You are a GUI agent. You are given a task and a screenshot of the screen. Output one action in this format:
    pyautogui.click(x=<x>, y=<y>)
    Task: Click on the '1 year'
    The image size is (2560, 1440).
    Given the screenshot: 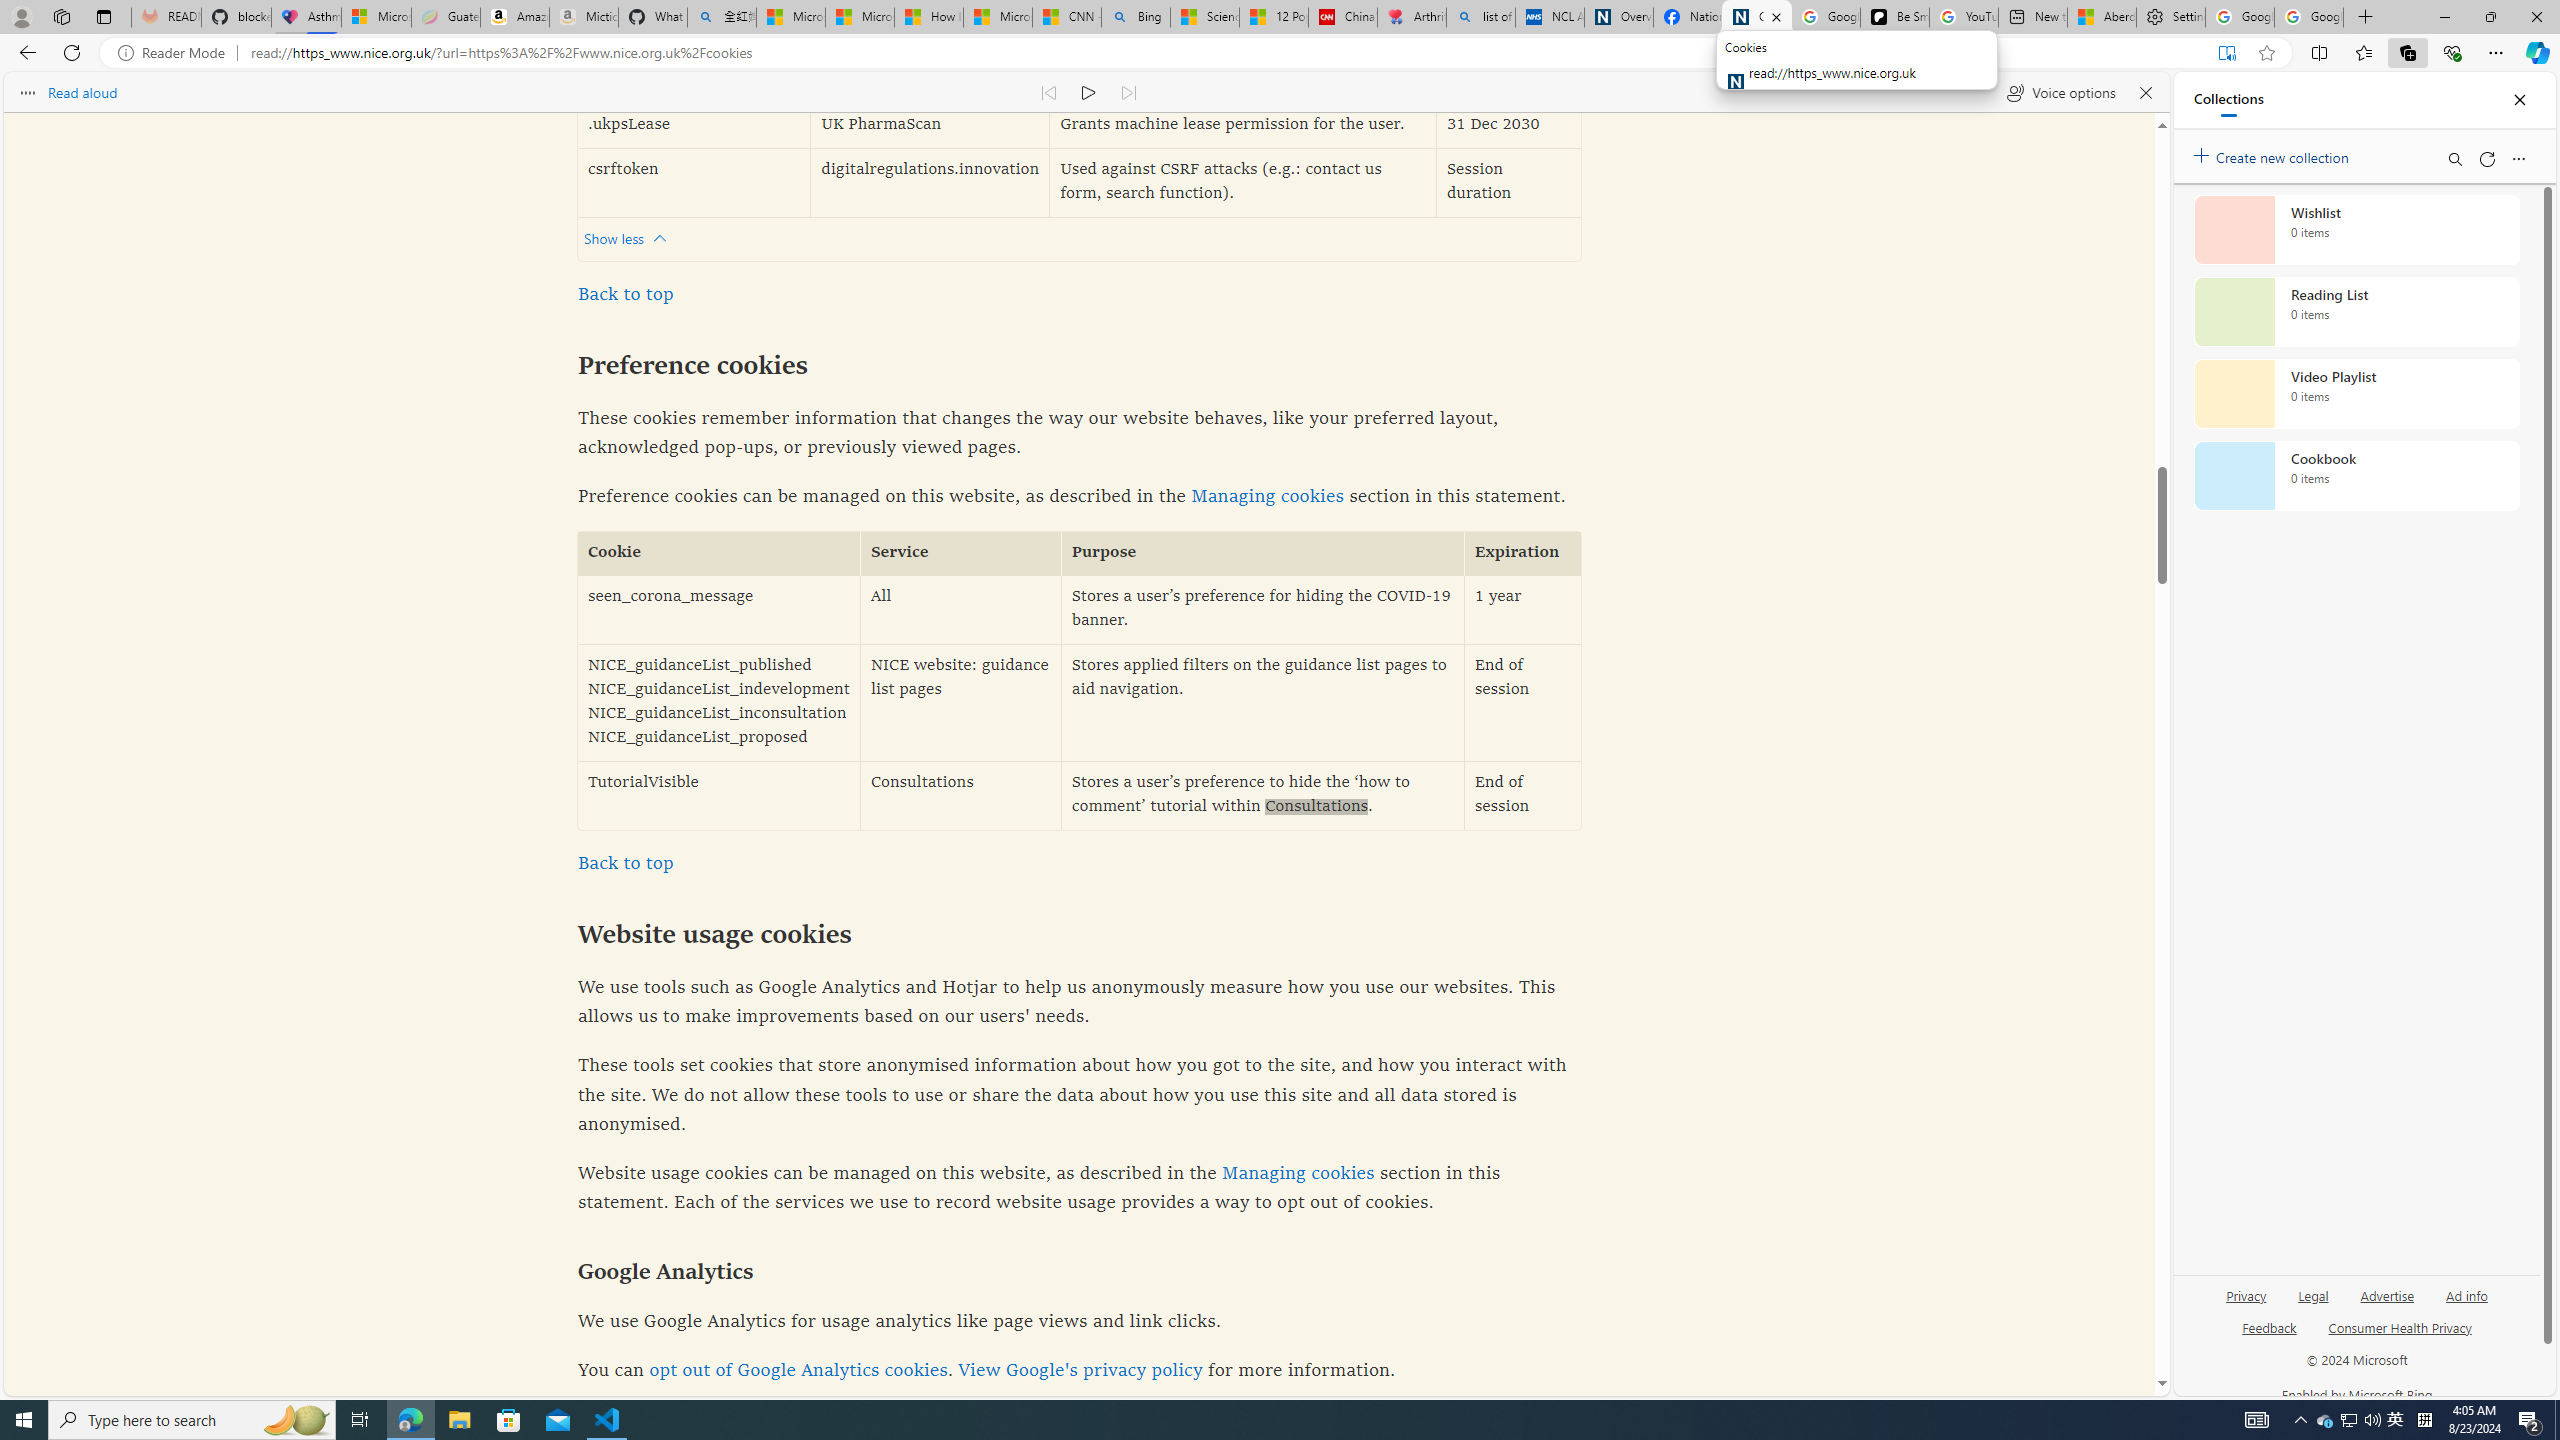 What is the action you would take?
    pyautogui.click(x=1522, y=609)
    